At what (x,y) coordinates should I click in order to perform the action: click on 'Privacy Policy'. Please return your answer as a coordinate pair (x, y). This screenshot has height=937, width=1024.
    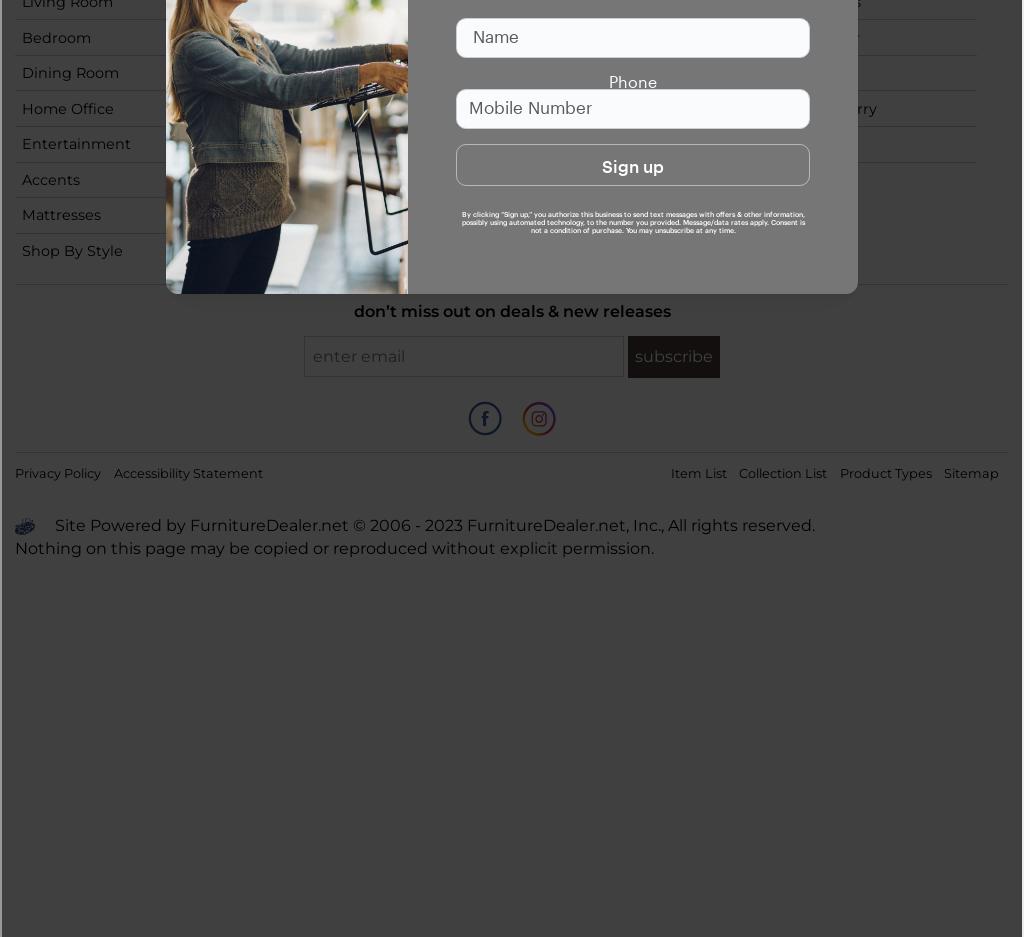
    Looking at the image, I should click on (14, 473).